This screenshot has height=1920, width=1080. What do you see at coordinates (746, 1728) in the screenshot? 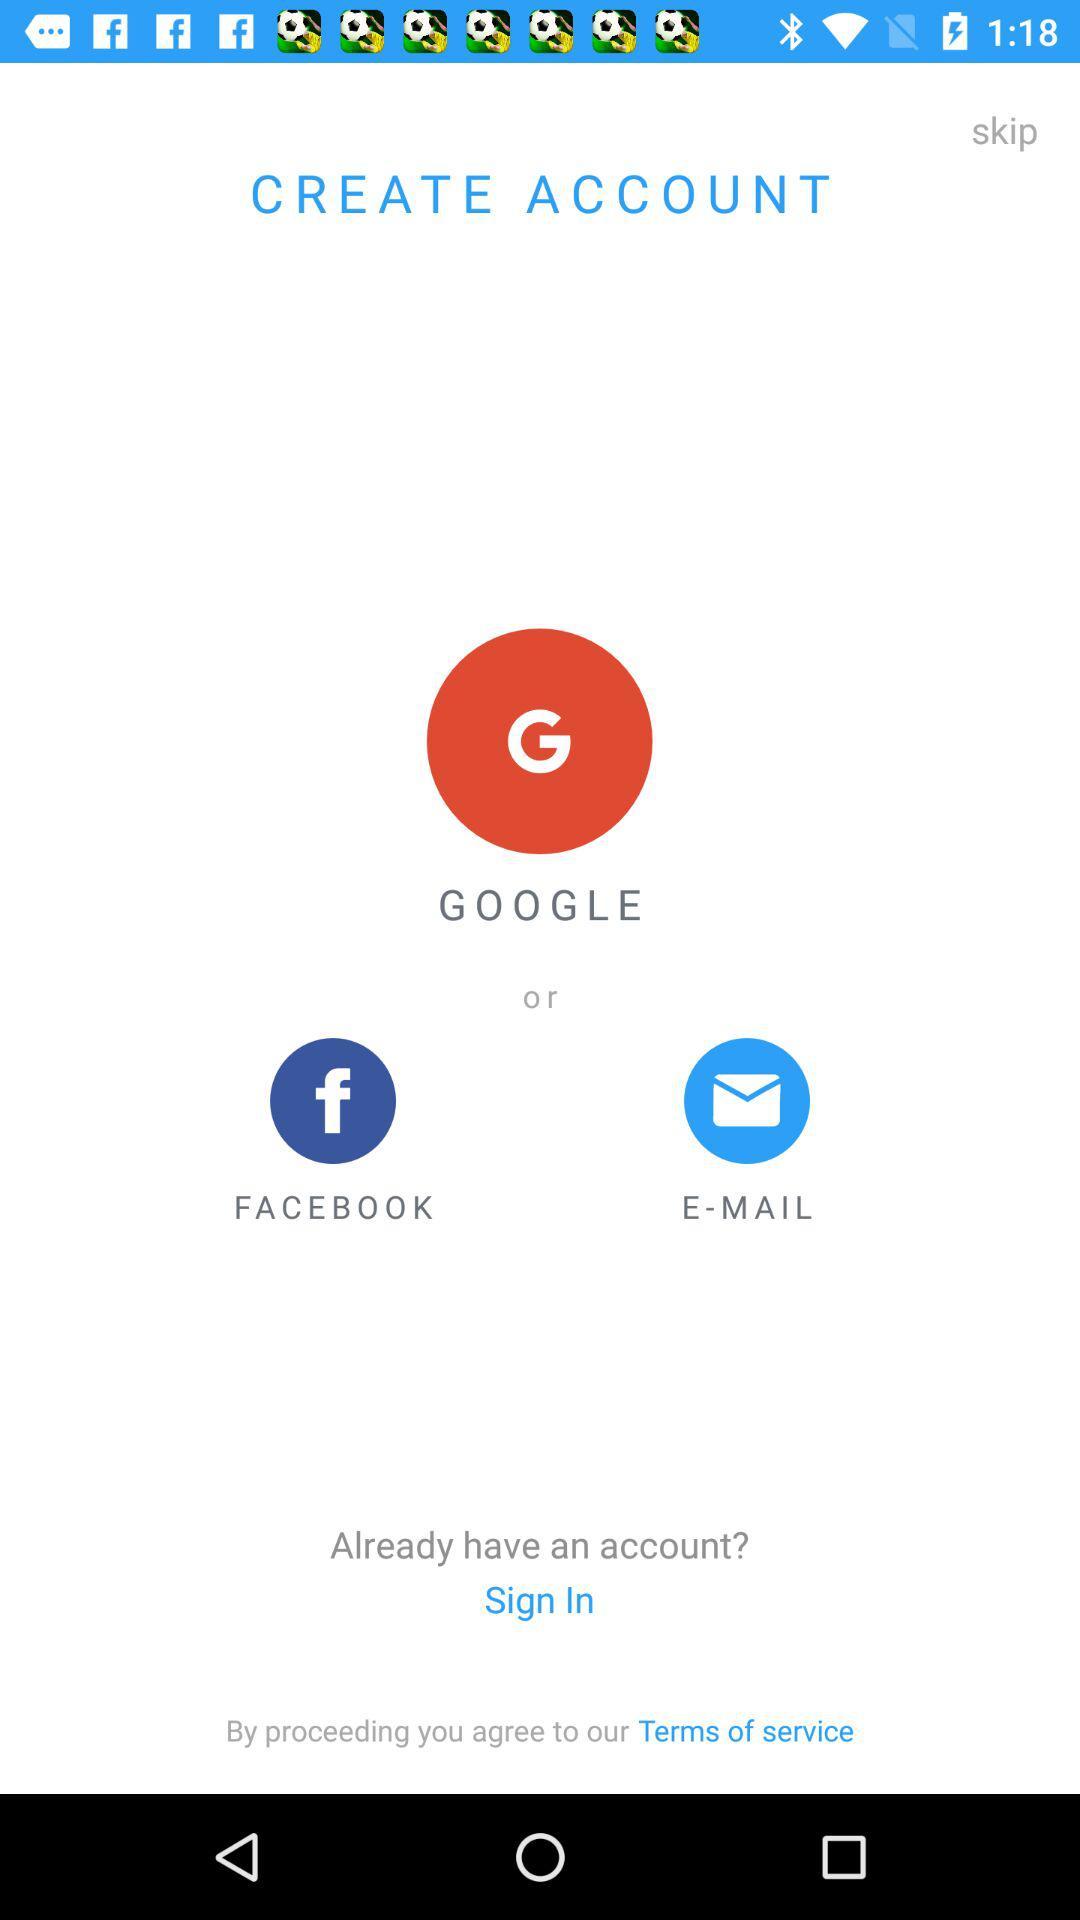
I see `icon next to` at bounding box center [746, 1728].